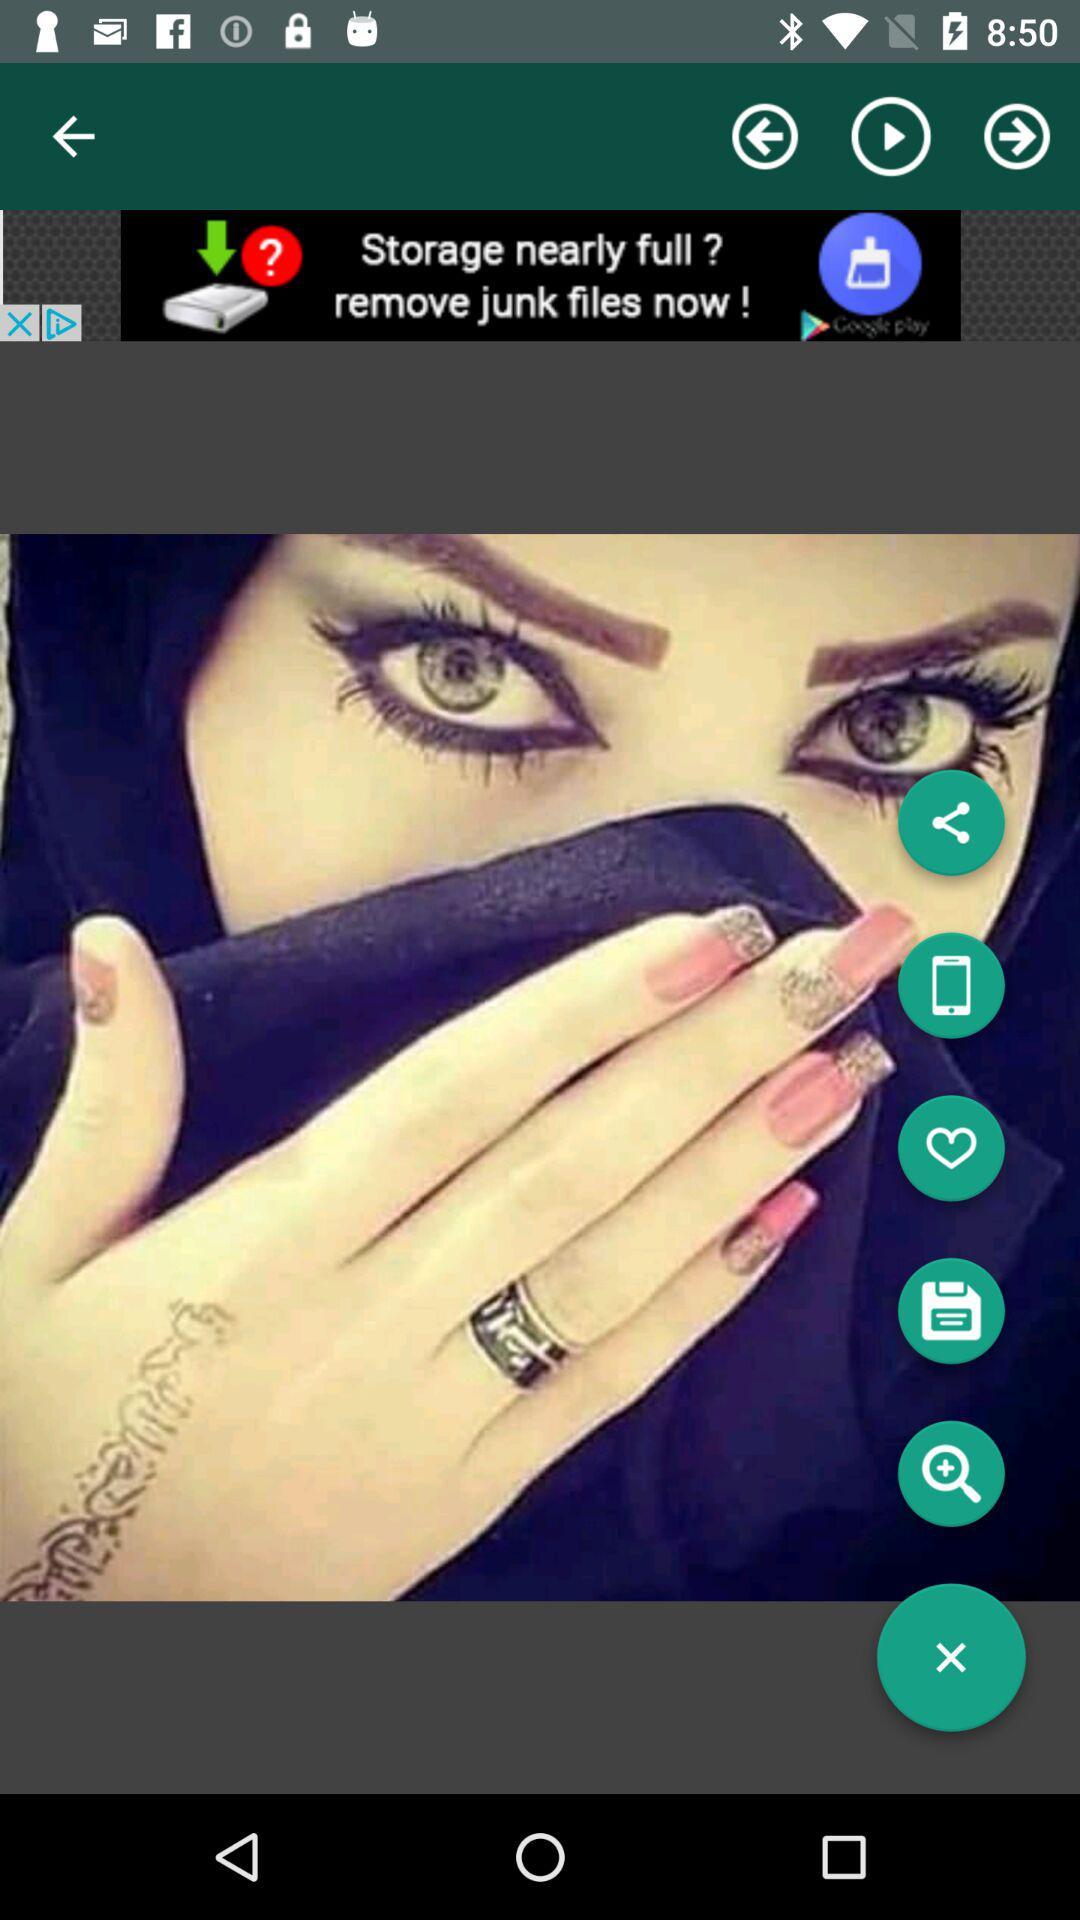 This screenshot has width=1080, height=1920. What do you see at coordinates (950, 1665) in the screenshot?
I see `menu` at bounding box center [950, 1665].